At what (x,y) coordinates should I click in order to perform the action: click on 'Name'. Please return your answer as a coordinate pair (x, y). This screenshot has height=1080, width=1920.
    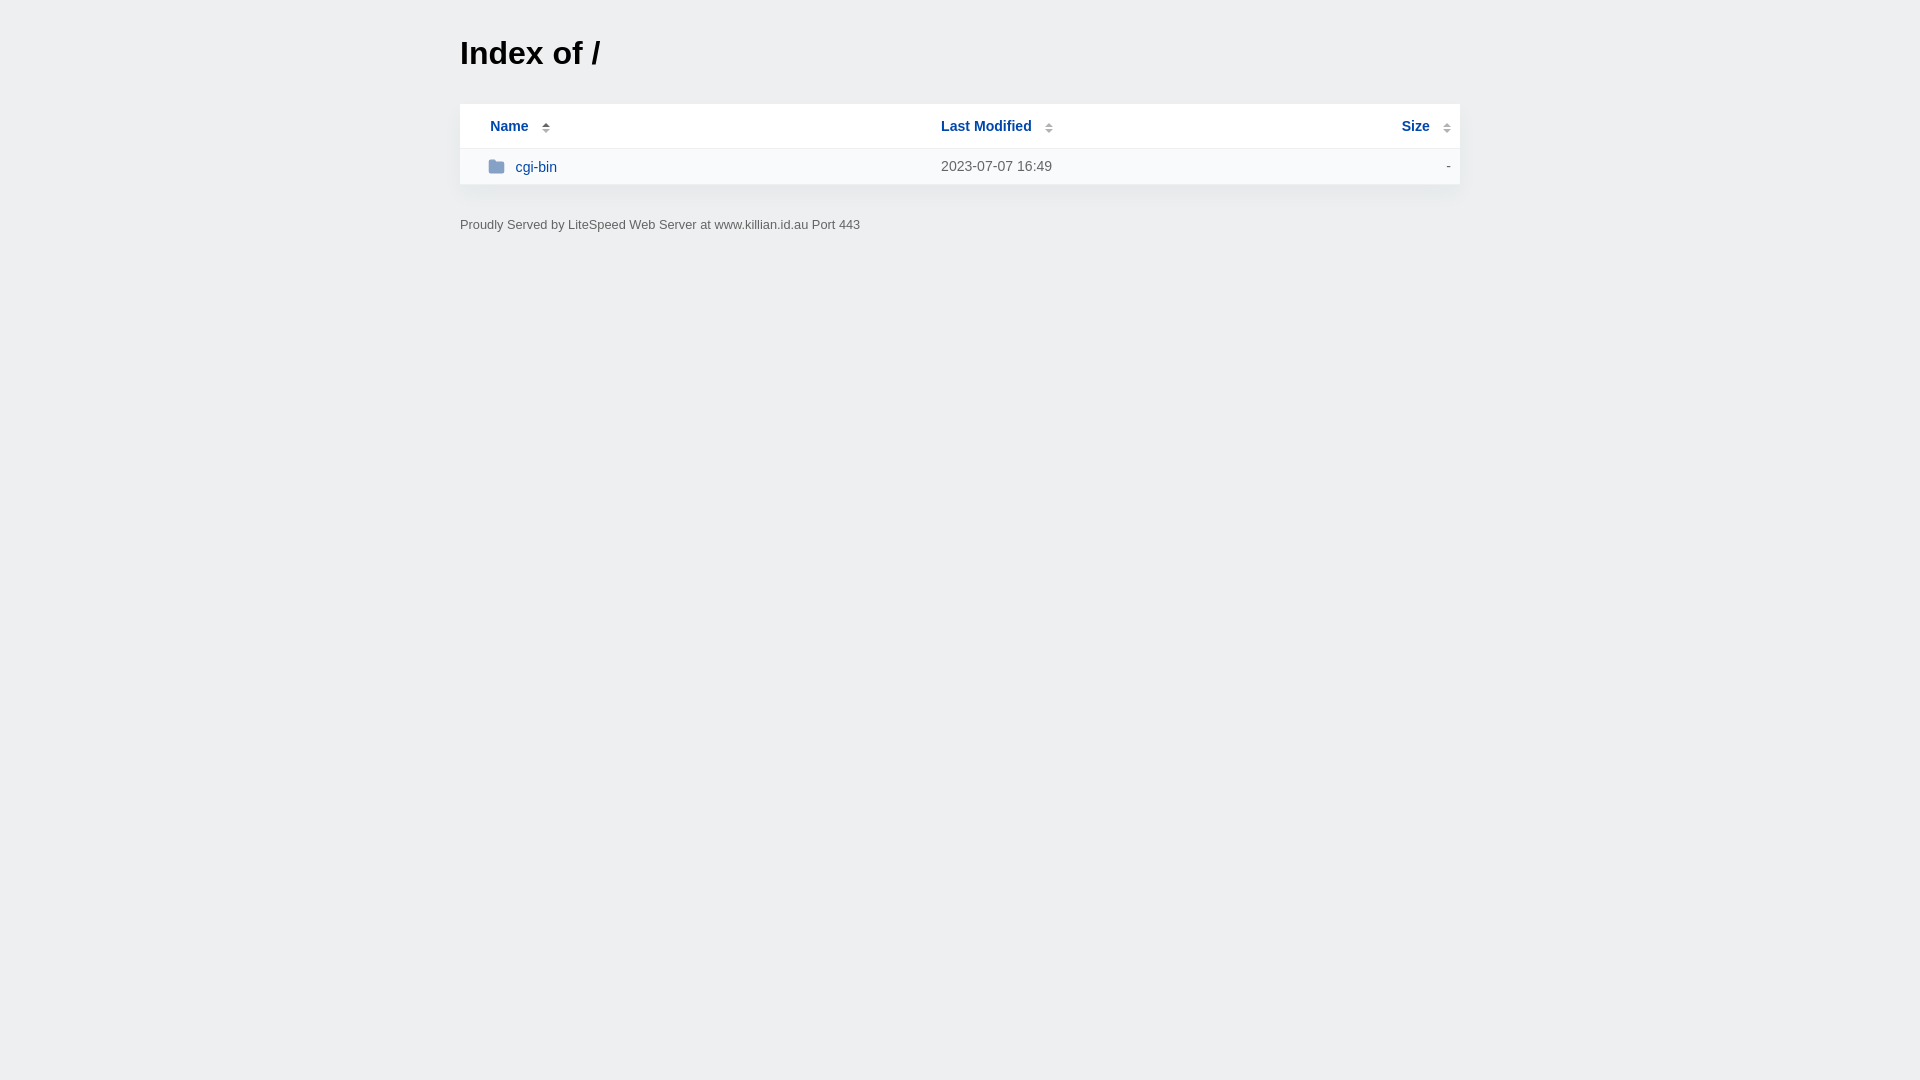
    Looking at the image, I should click on (508, 126).